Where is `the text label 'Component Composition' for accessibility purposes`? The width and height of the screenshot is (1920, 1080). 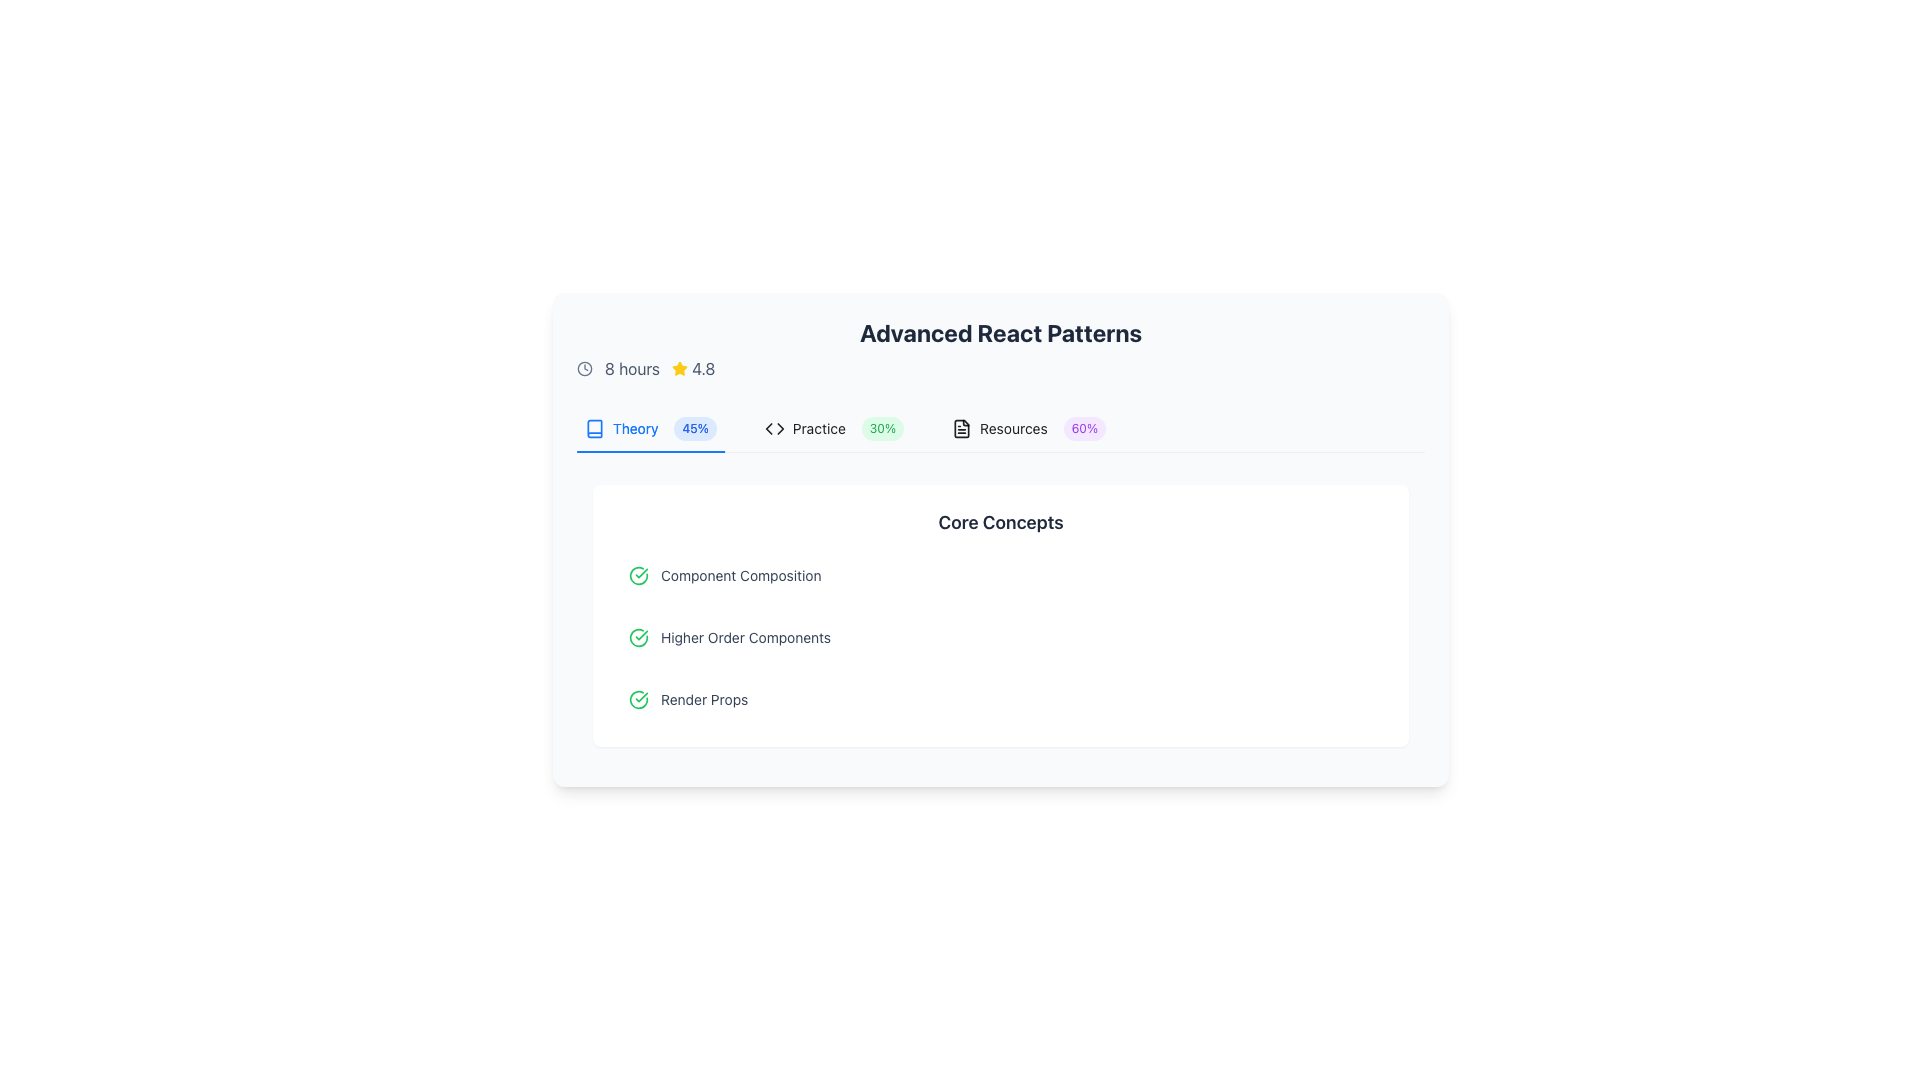 the text label 'Component Composition' for accessibility purposes is located at coordinates (740, 575).